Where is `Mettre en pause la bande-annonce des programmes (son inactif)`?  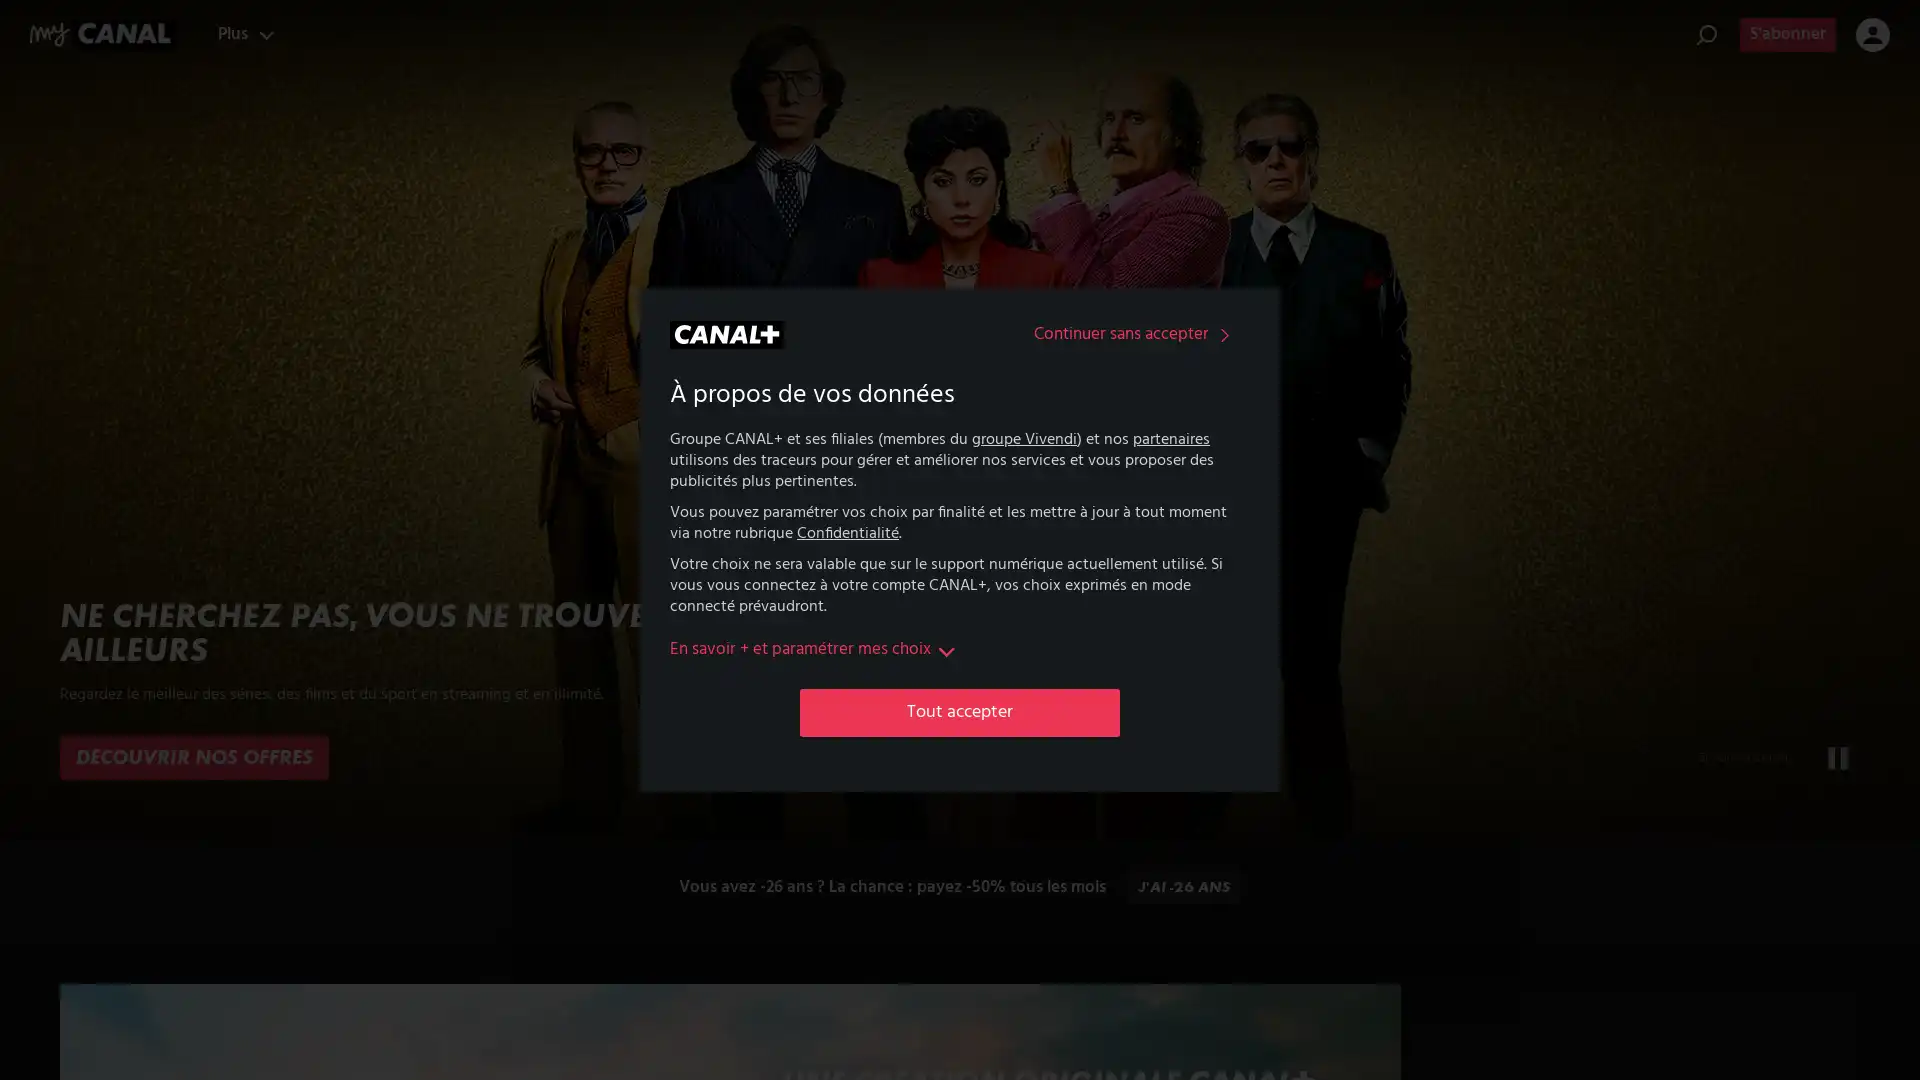 Mettre en pause la bande-annonce des programmes (son inactif) is located at coordinates (1838, 758).